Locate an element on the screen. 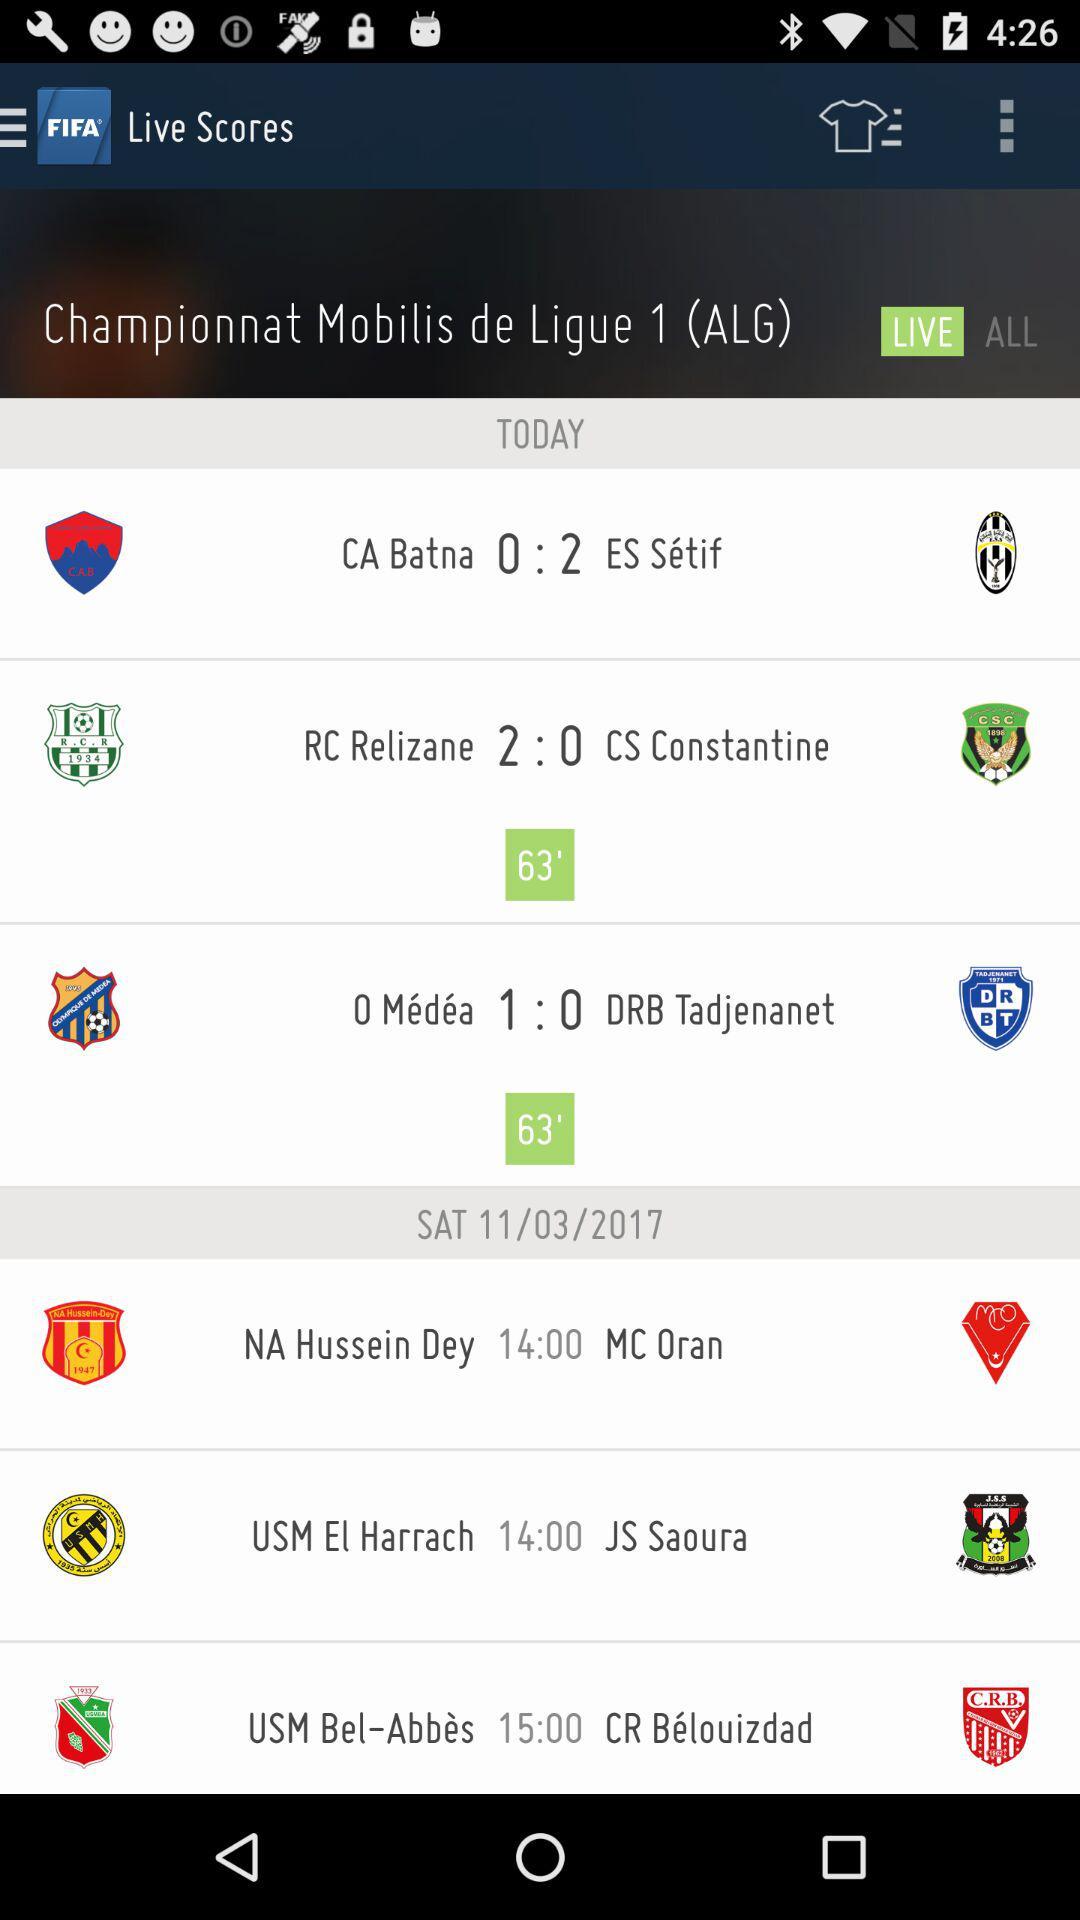  the item above the sat 11 03 item is located at coordinates (540, 1055).